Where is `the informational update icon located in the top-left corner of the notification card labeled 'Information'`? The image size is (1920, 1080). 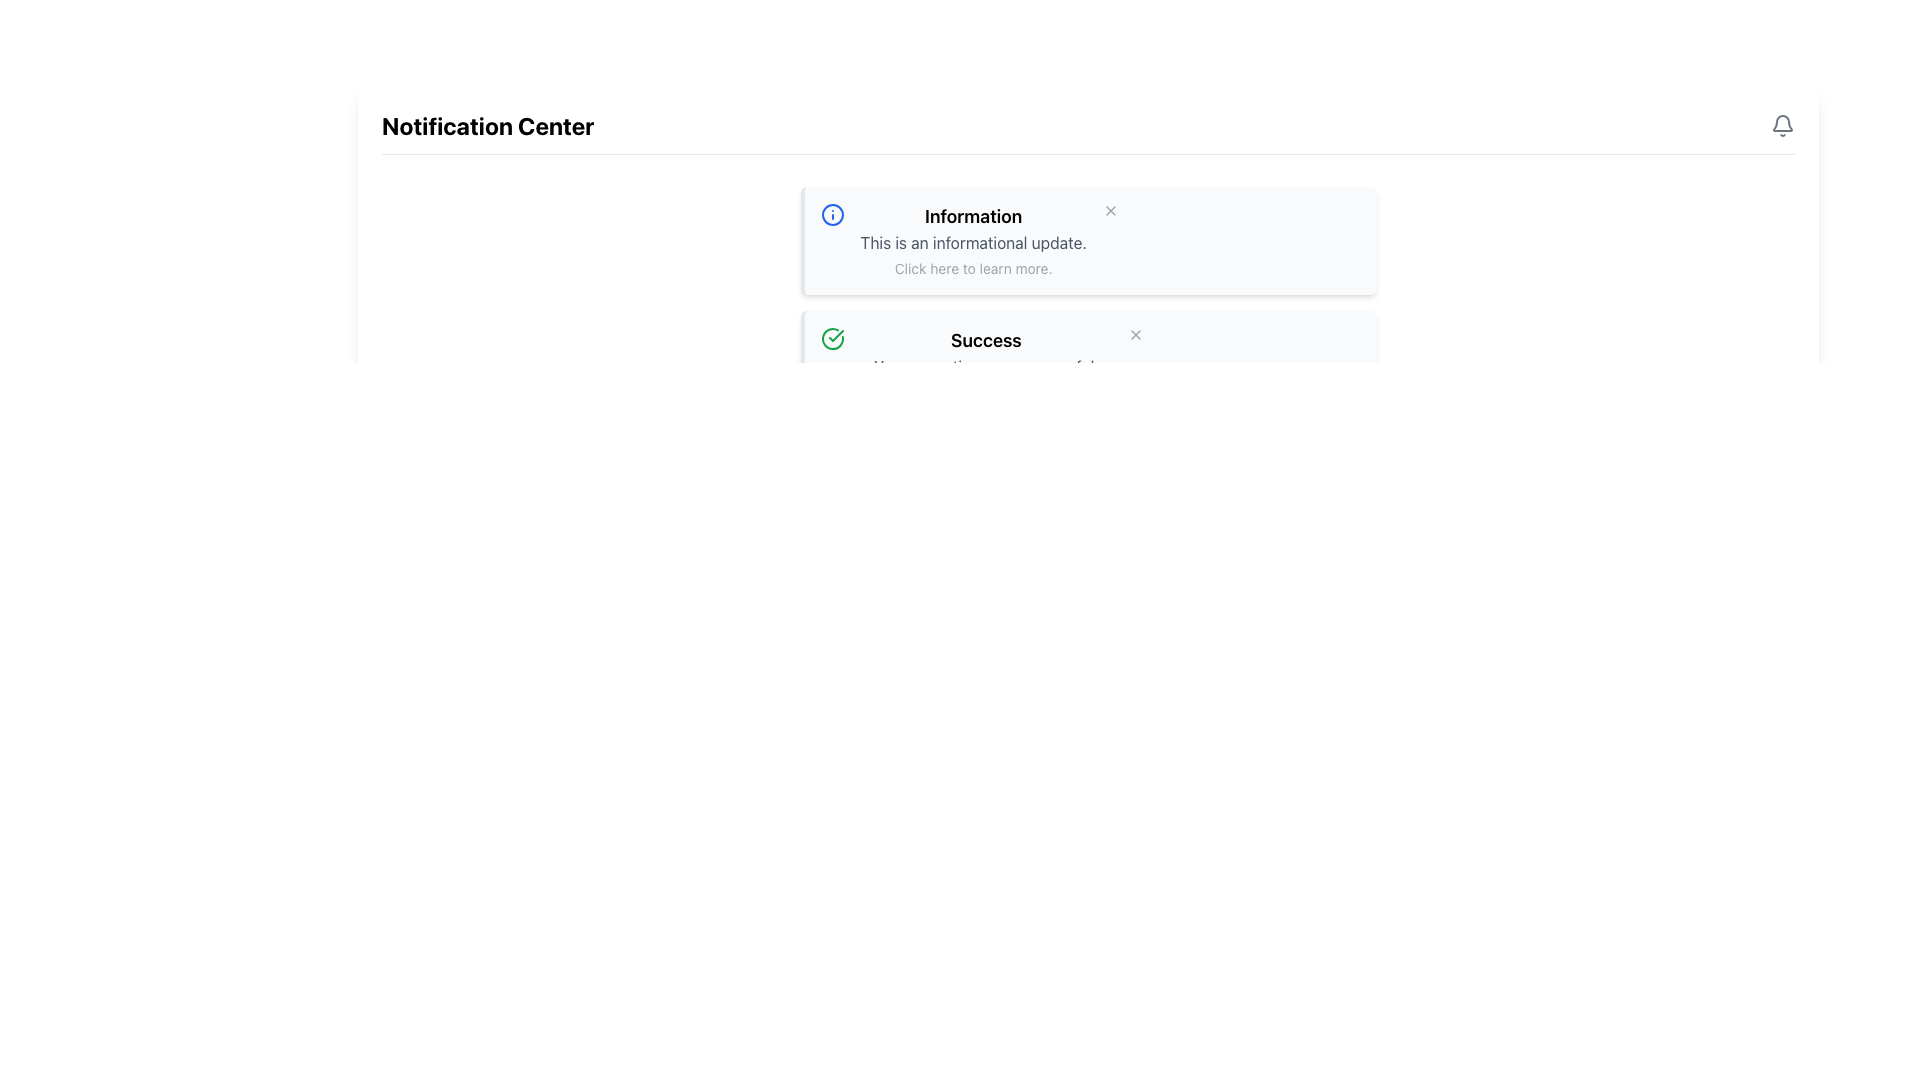 the informational update icon located in the top-left corner of the notification card labeled 'Information' is located at coordinates (832, 215).